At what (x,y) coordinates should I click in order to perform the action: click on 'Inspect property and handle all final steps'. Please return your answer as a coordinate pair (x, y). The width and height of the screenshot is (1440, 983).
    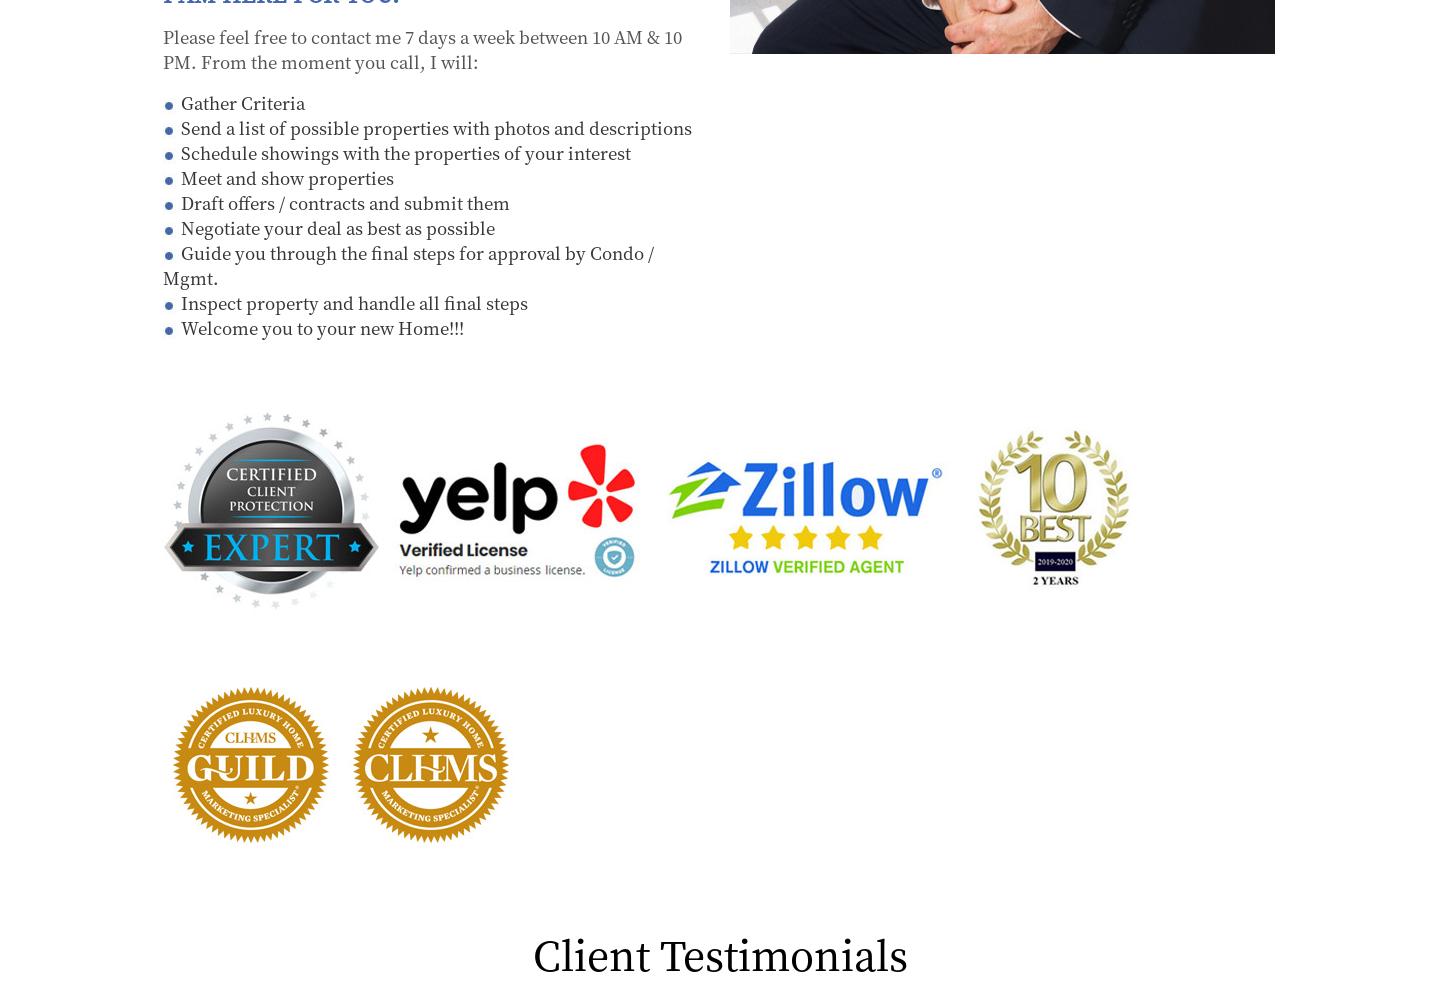
    Looking at the image, I should click on (181, 301).